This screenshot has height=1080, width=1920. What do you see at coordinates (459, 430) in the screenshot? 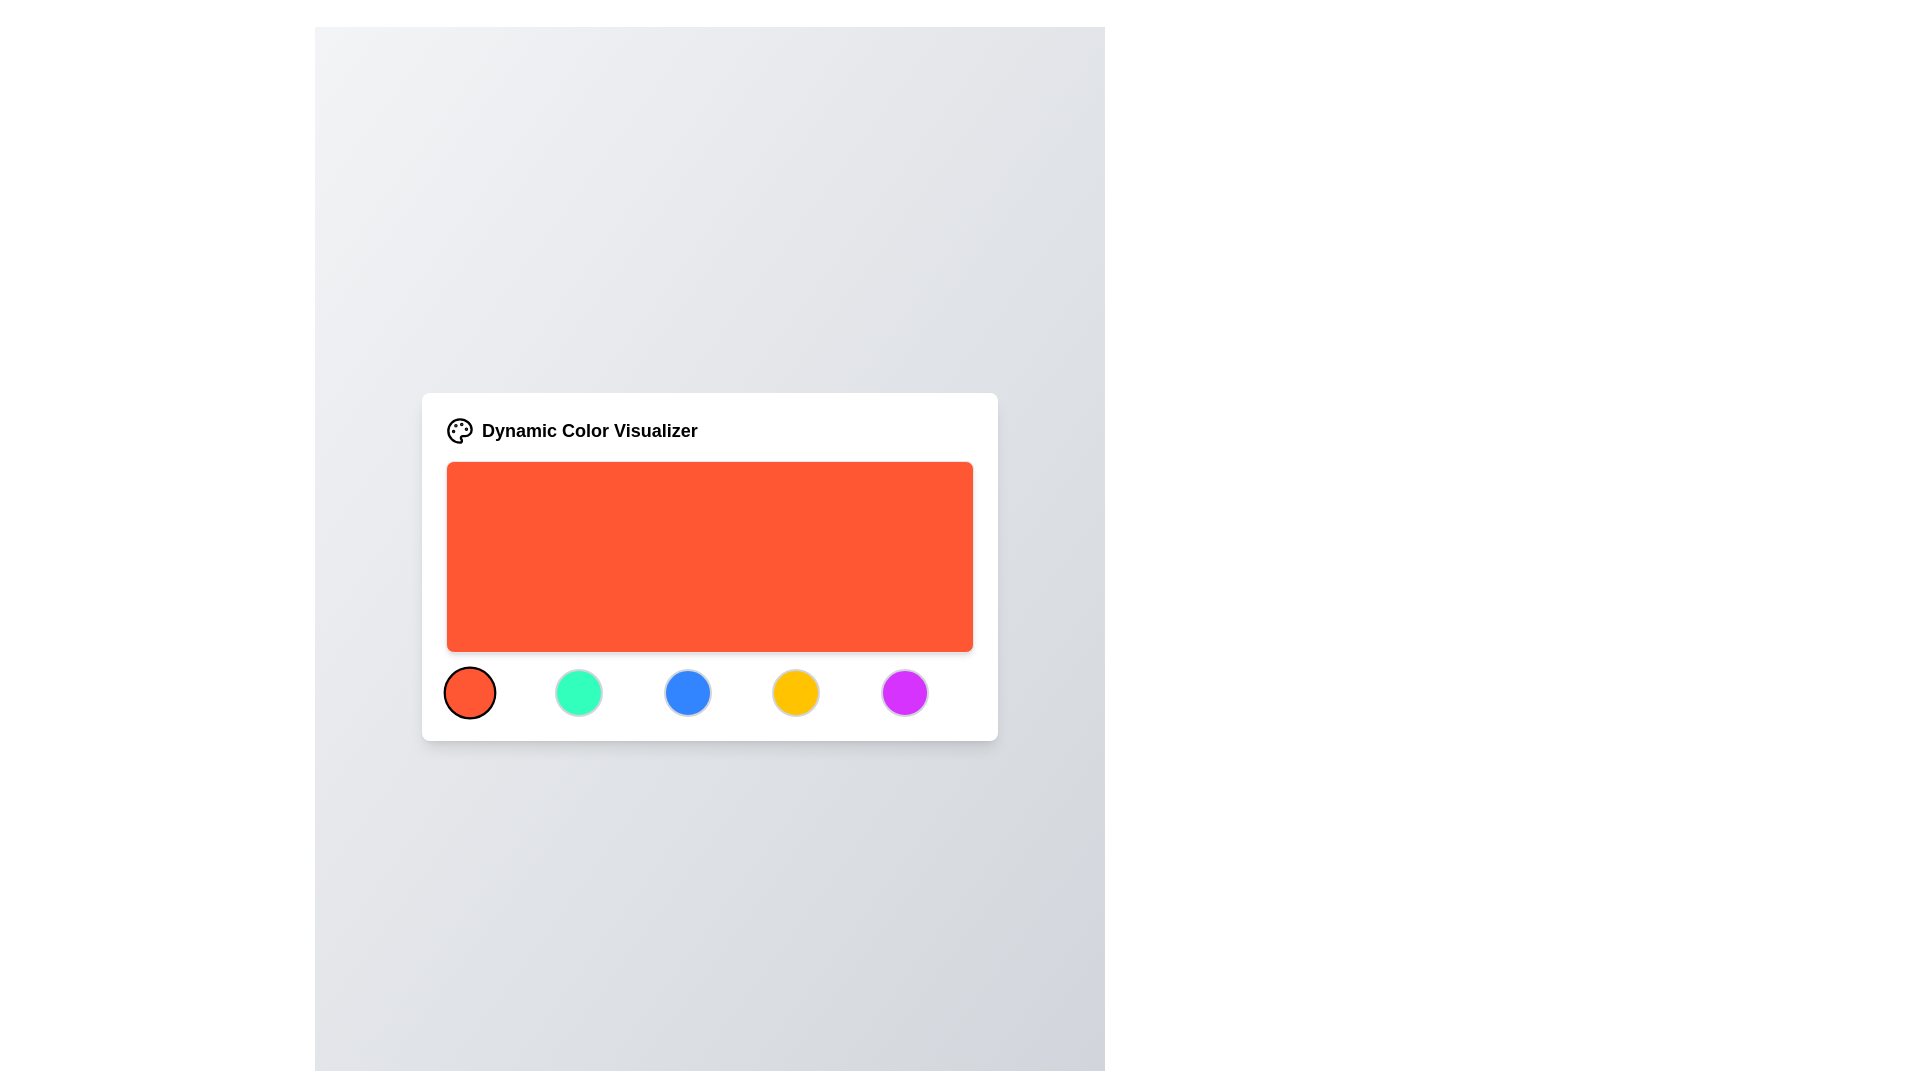
I see `the small, circular painter's palette icon located to the far left of the header section of the 'Dynamic Color Visualizer' component, which precedes the label 'Dynamic Color Visualizer.'` at bounding box center [459, 430].